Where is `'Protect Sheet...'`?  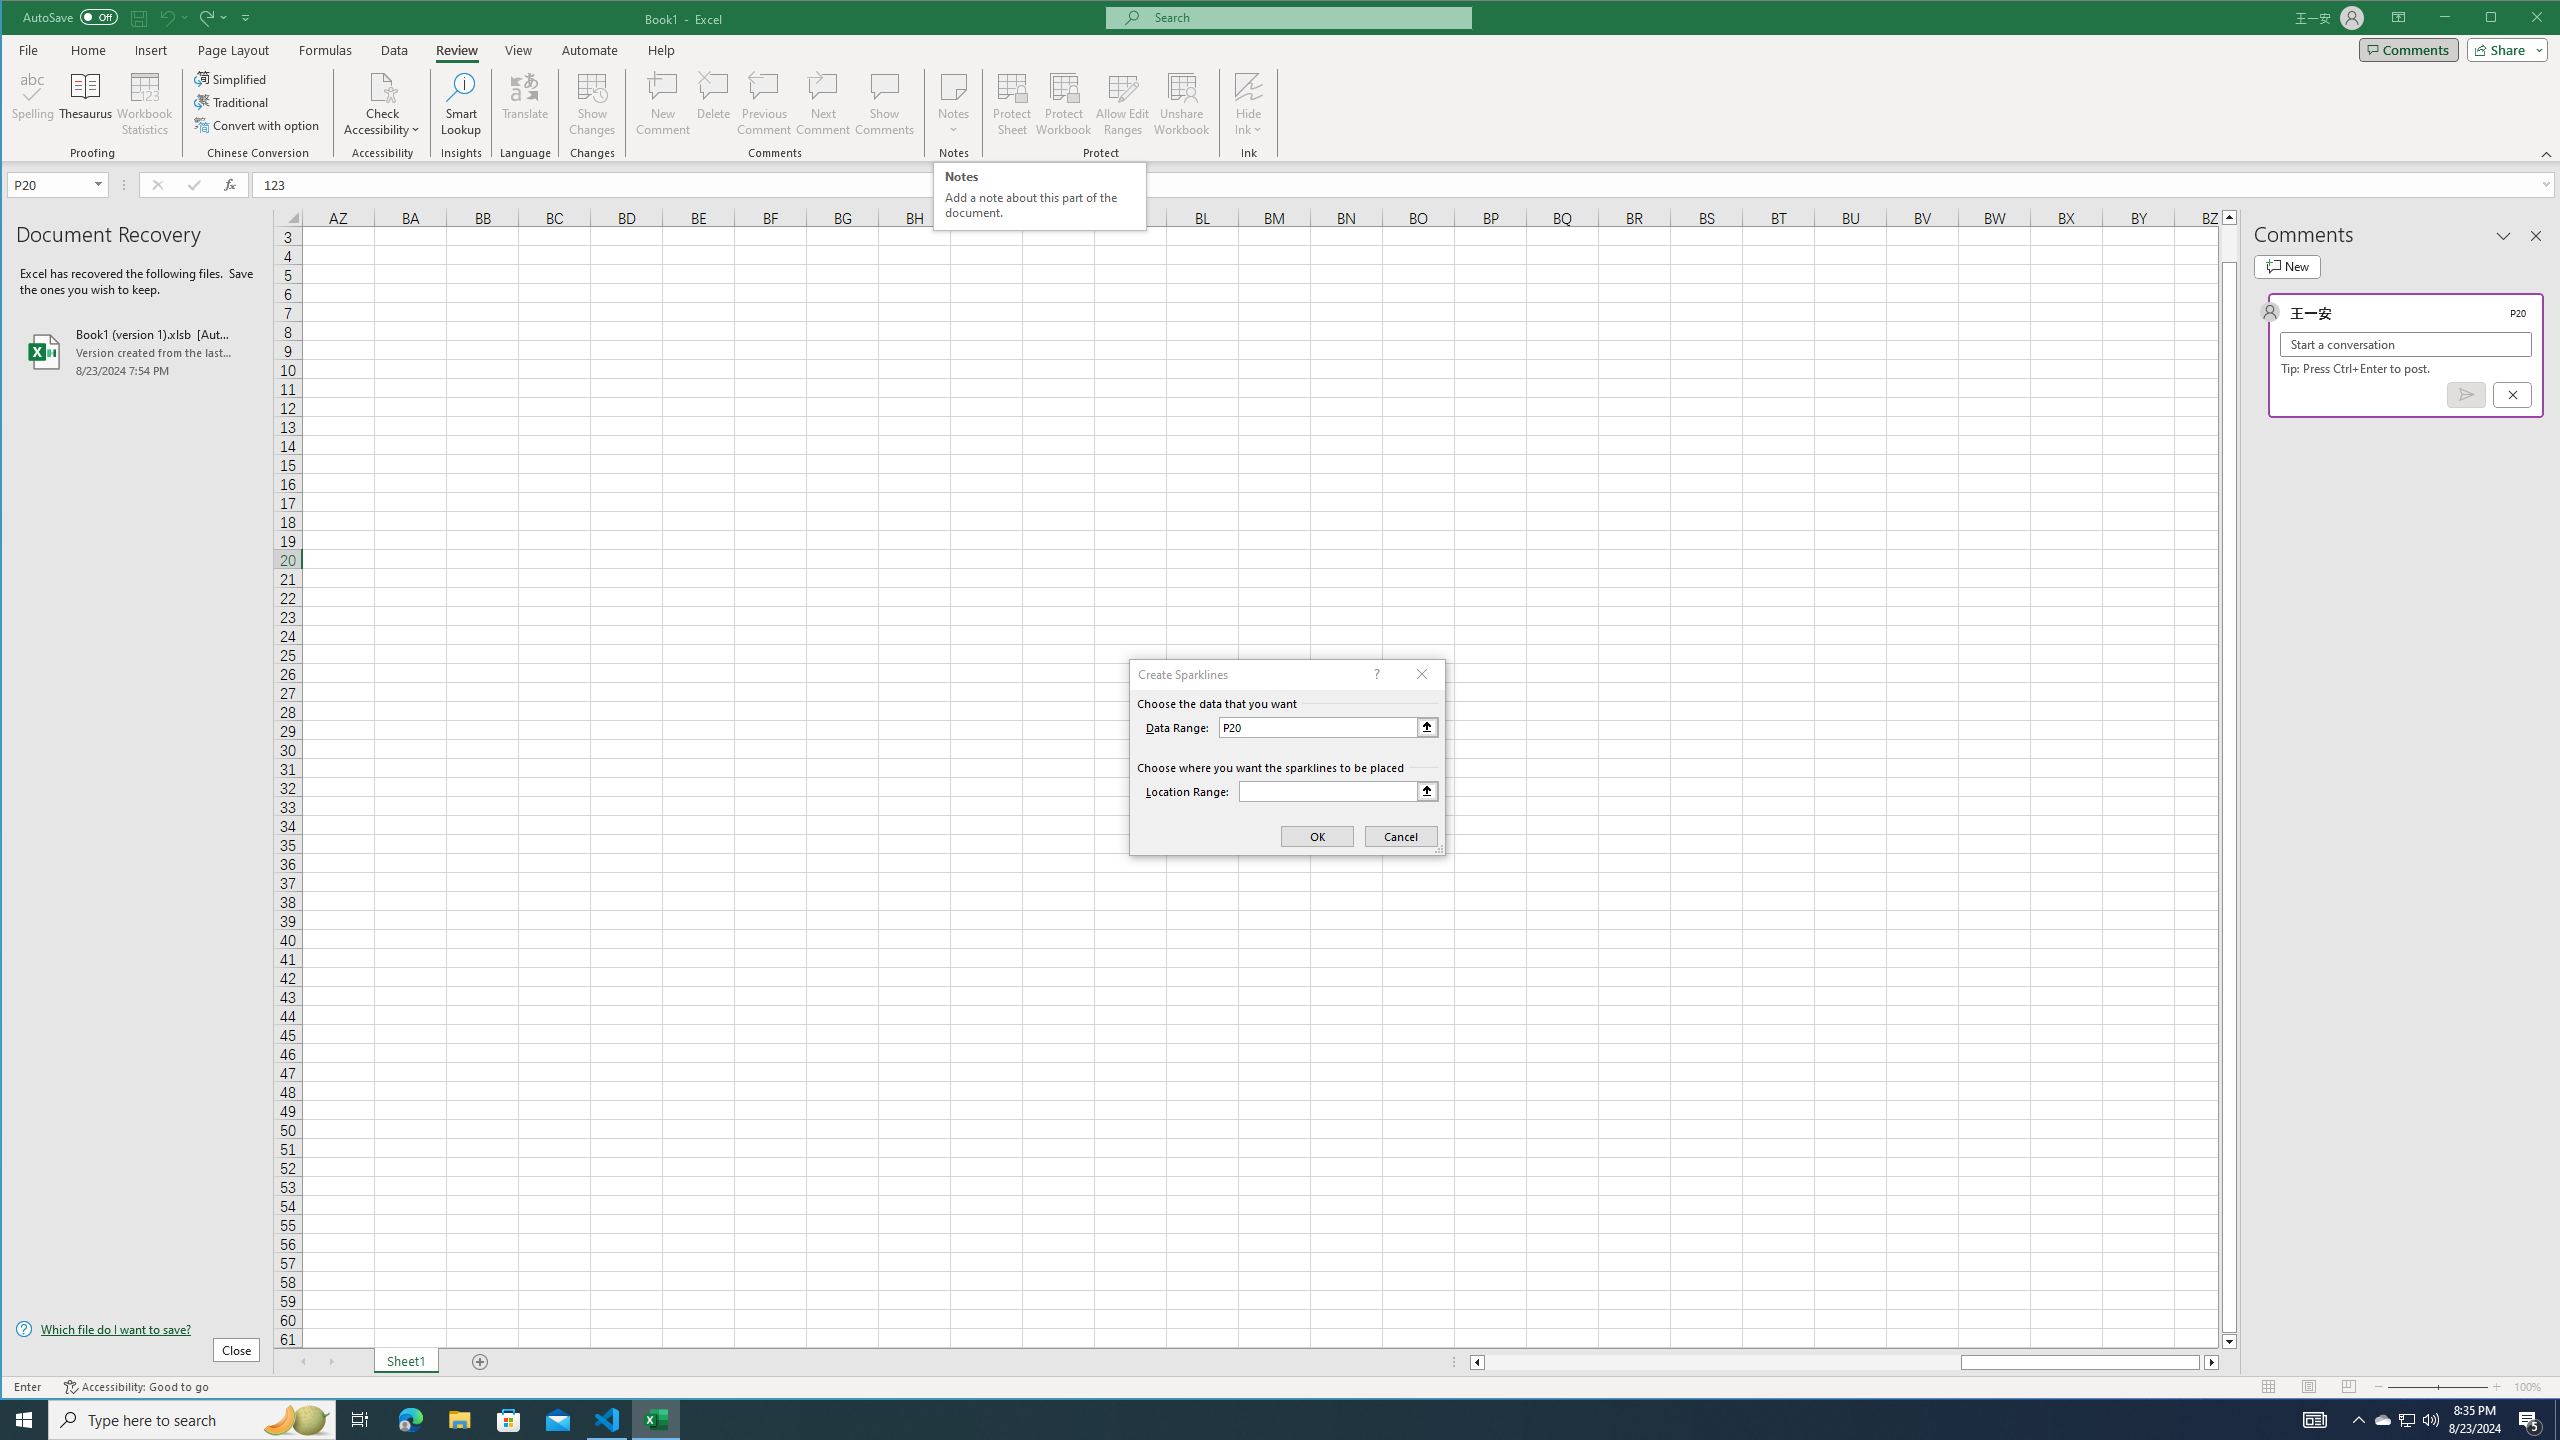 'Protect Sheet...' is located at coordinates (1011, 103).